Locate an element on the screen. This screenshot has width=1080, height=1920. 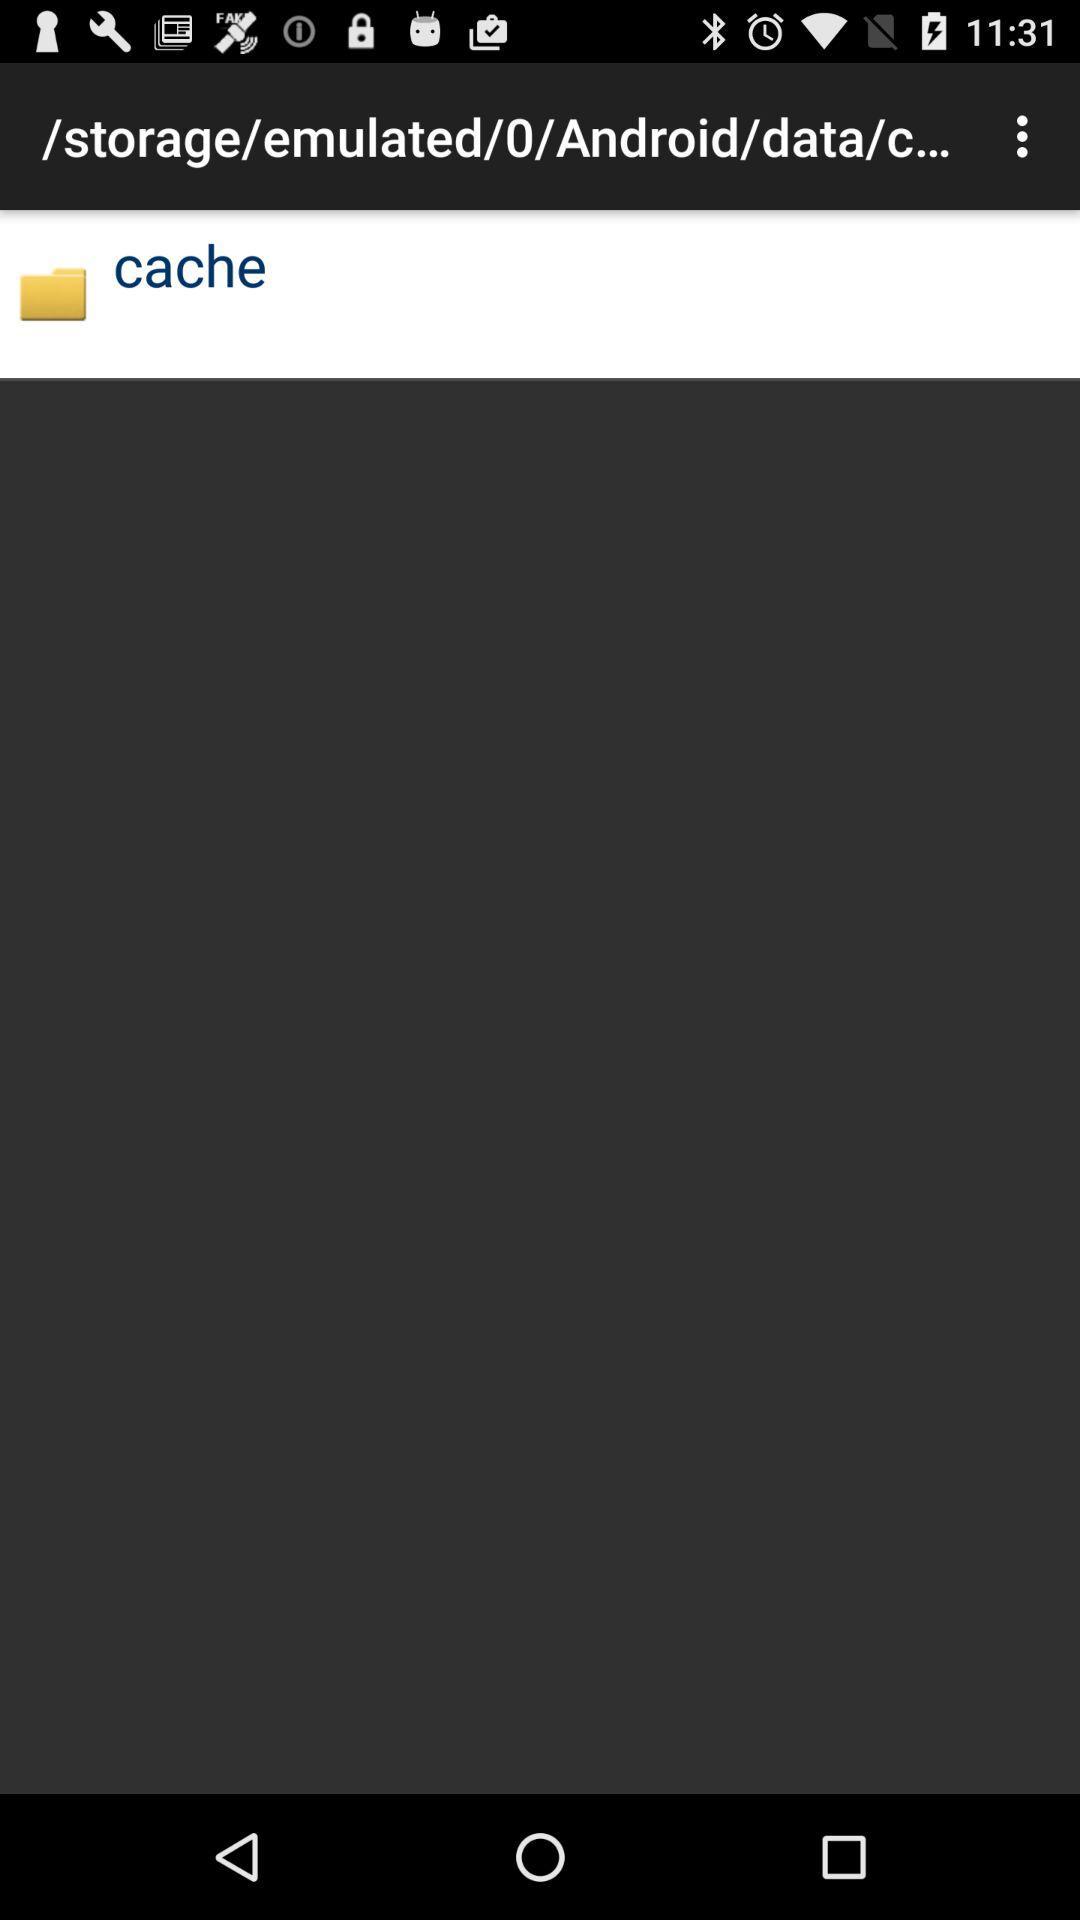
icon to the right of storage emulated 0 item is located at coordinates (1027, 135).